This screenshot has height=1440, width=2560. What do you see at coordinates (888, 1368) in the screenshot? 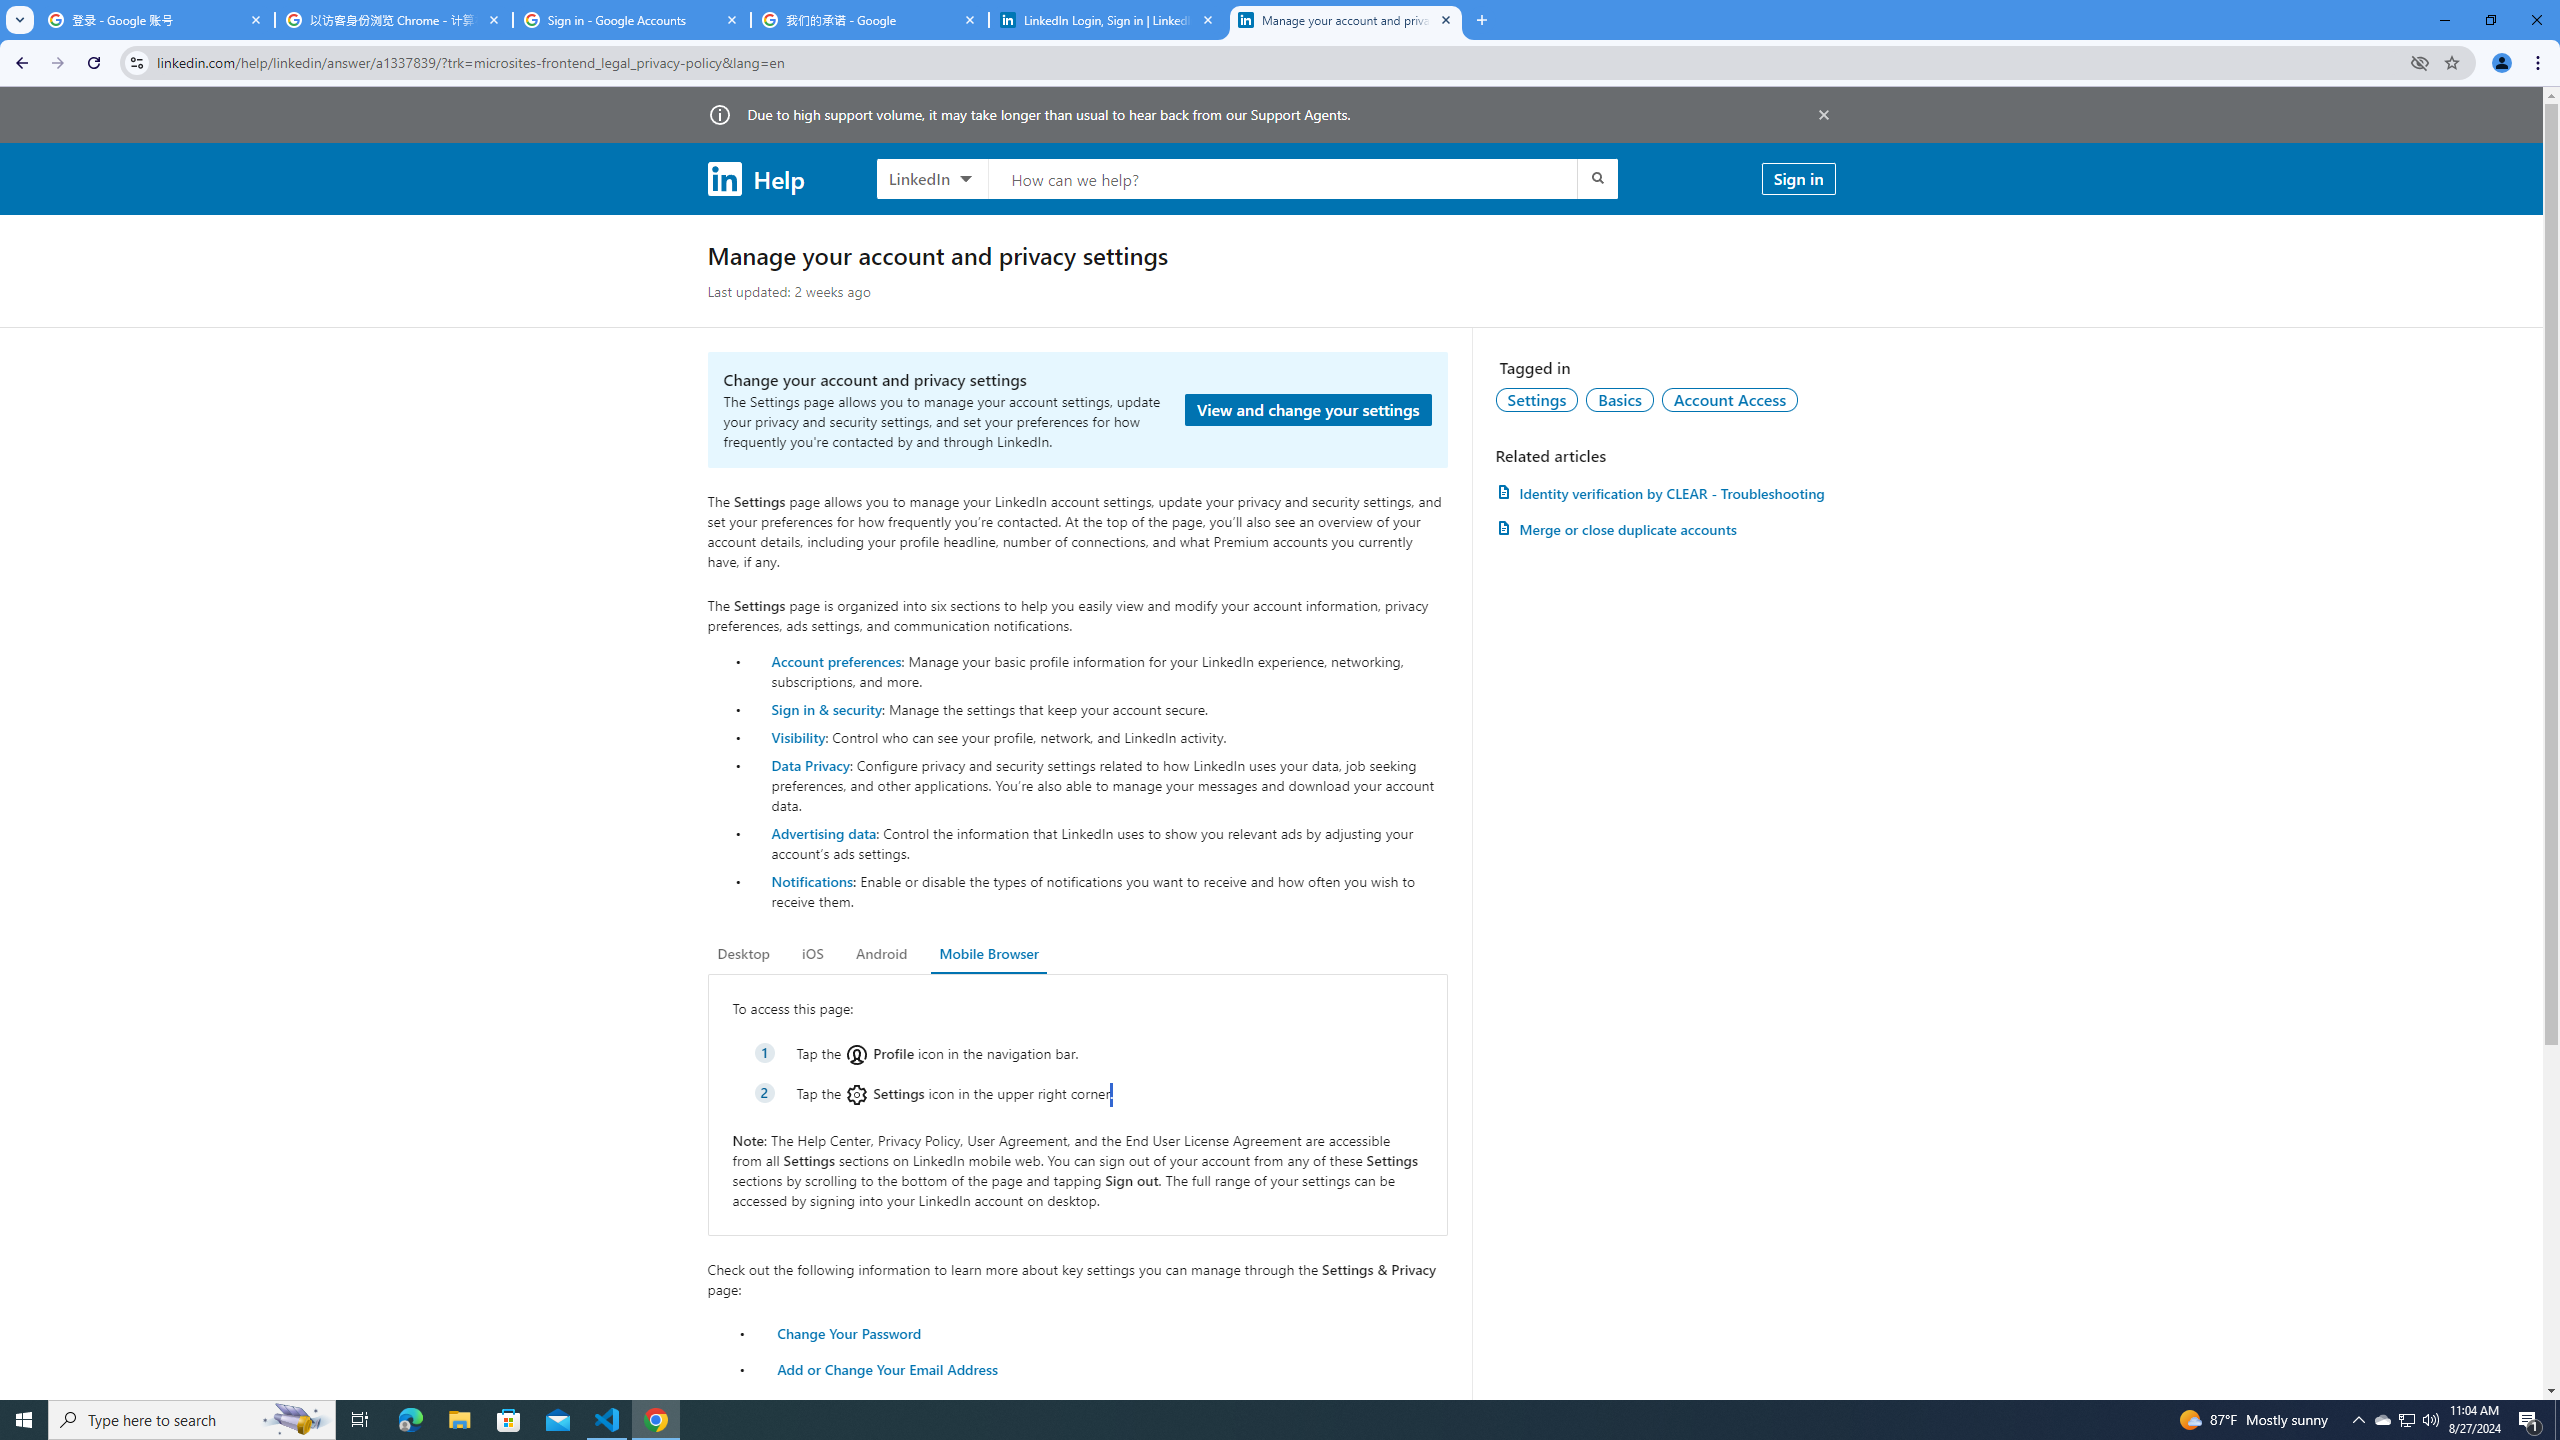
I see `'Add or Change Your Email Address'` at bounding box center [888, 1368].